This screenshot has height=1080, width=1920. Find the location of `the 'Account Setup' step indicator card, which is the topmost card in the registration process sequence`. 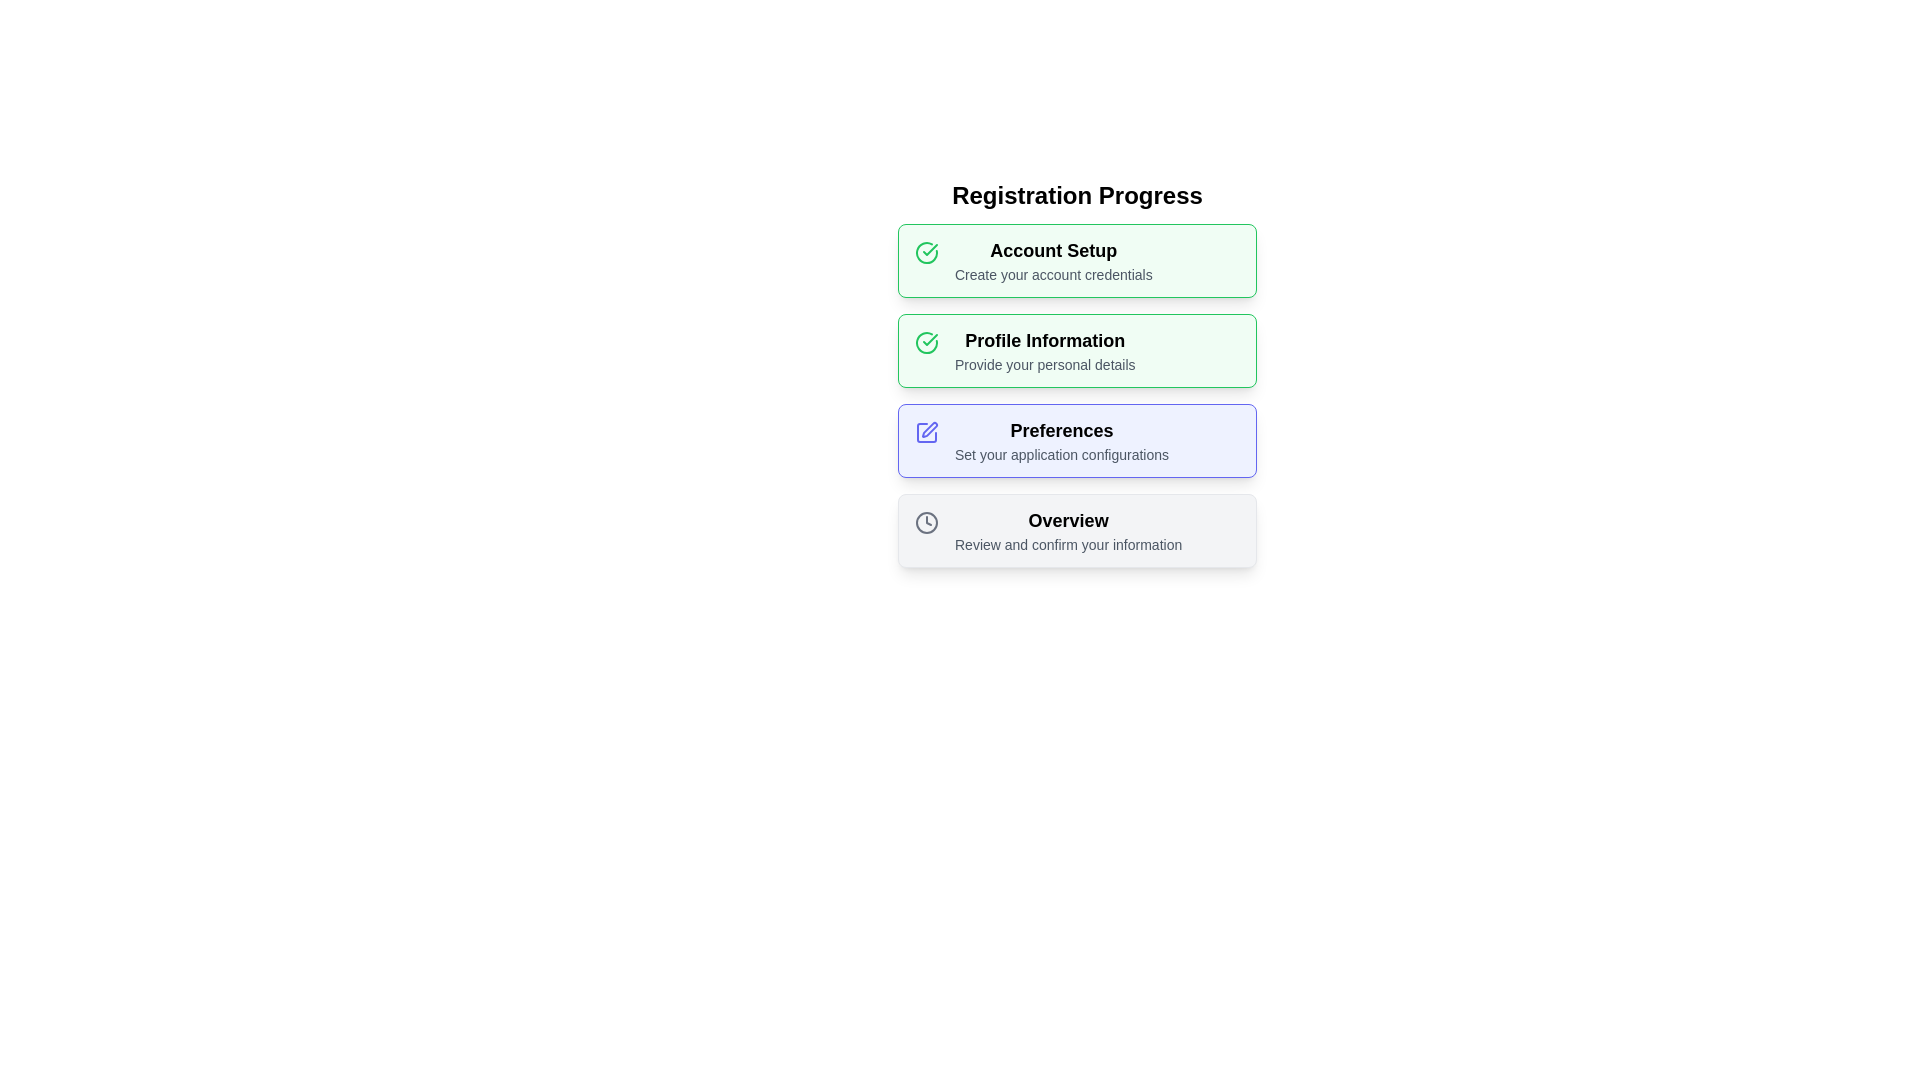

the 'Account Setup' step indicator card, which is the topmost card in the registration process sequence is located at coordinates (1076, 260).